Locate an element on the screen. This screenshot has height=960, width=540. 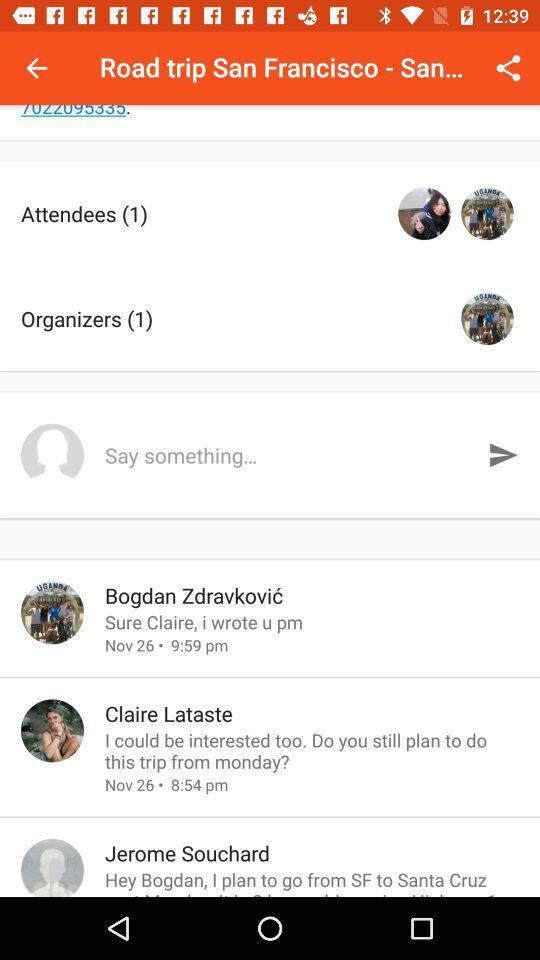
icon below claire lataste icon is located at coordinates (312, 749).